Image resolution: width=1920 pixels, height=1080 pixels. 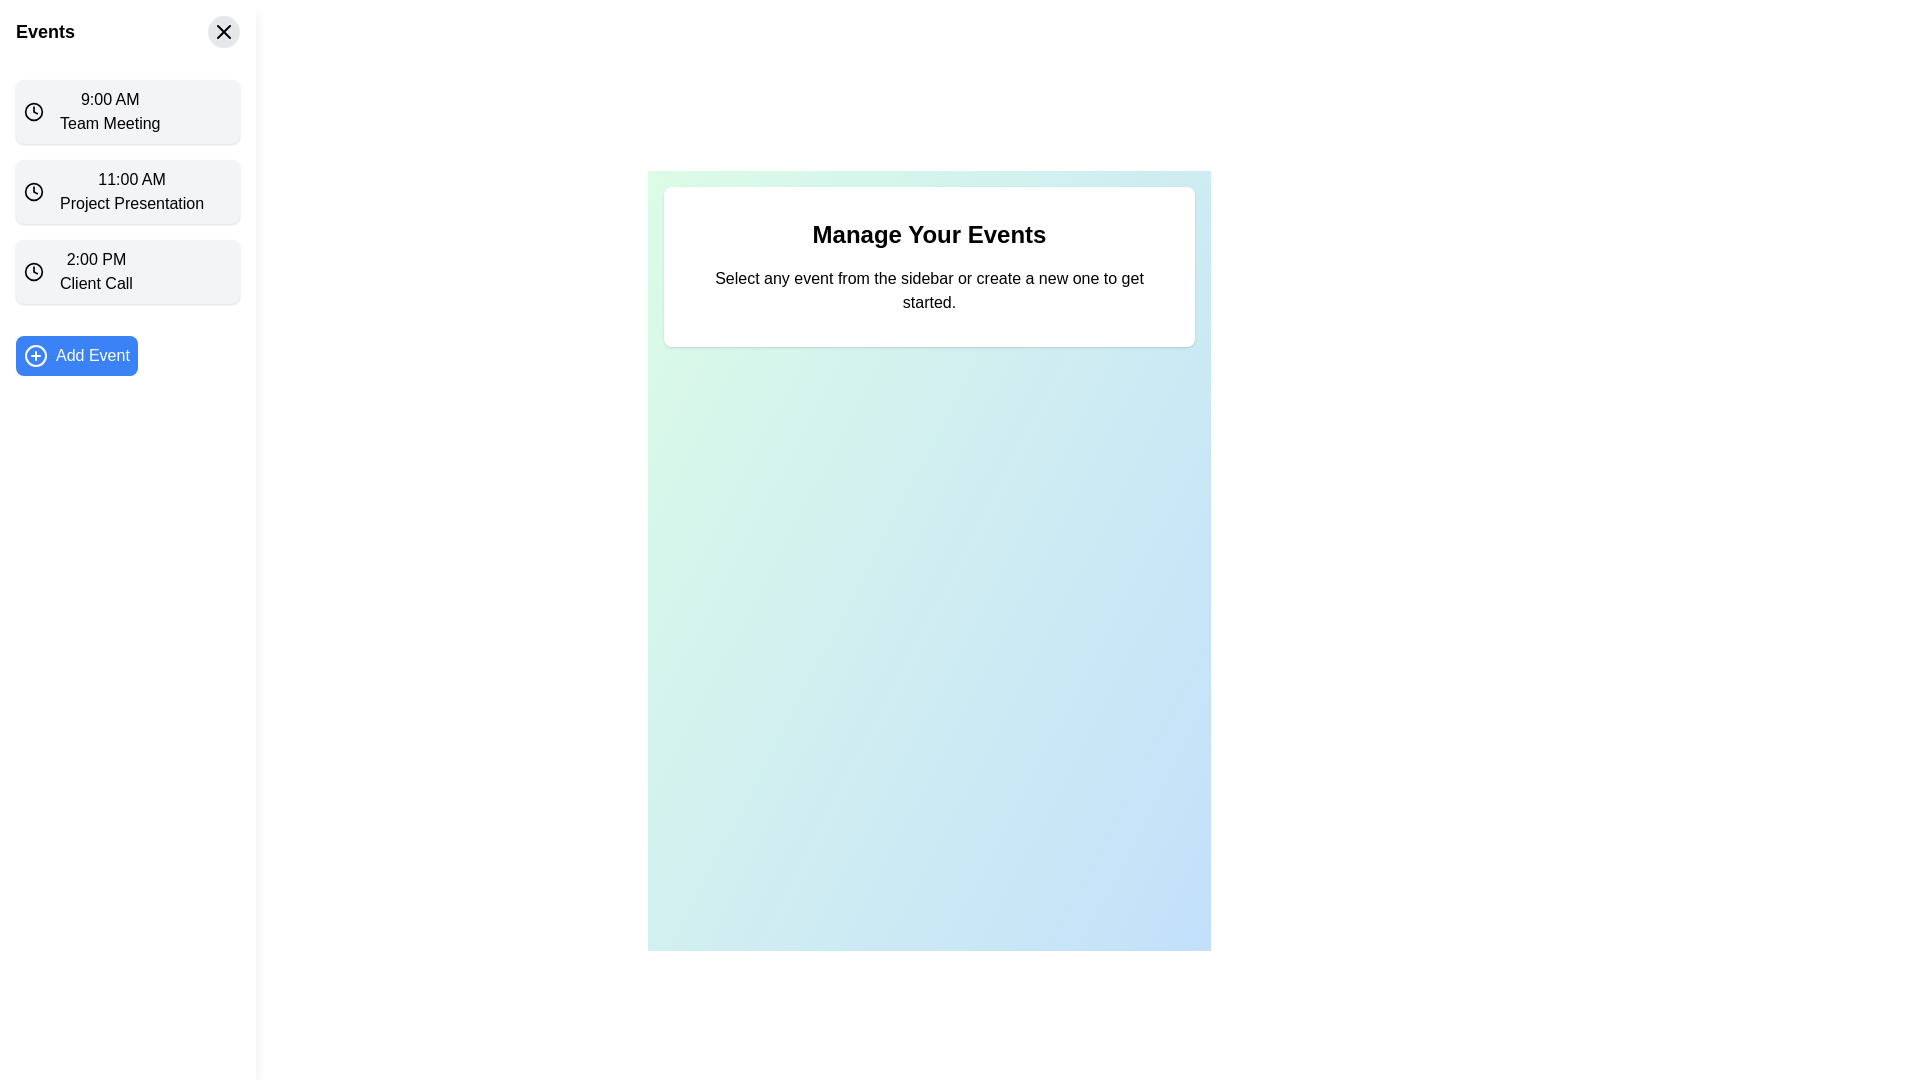 I want to click on the text label below '2:00 PM' in the third event entry of the sidebar, so click(x=95, y=284).